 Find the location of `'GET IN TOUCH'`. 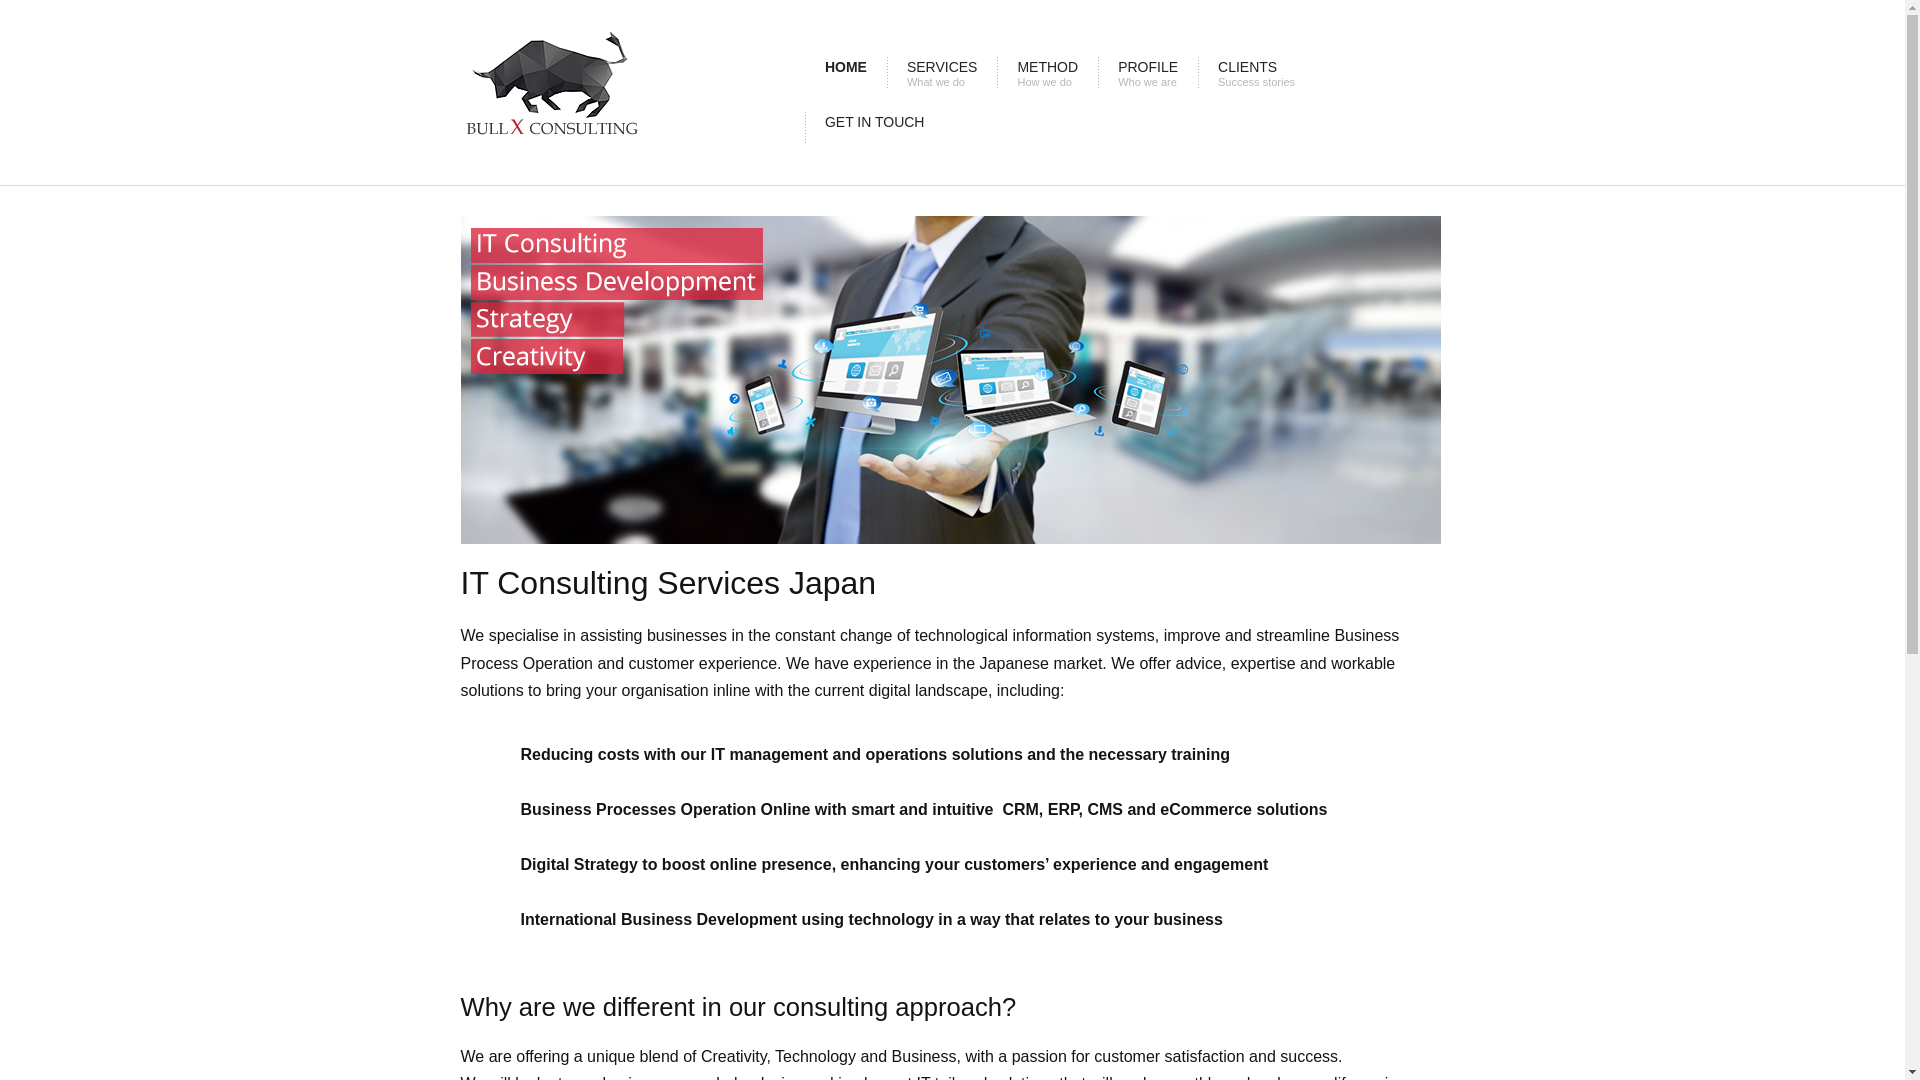

'GET IN TOUCH' is located at coordinates (874, 127).